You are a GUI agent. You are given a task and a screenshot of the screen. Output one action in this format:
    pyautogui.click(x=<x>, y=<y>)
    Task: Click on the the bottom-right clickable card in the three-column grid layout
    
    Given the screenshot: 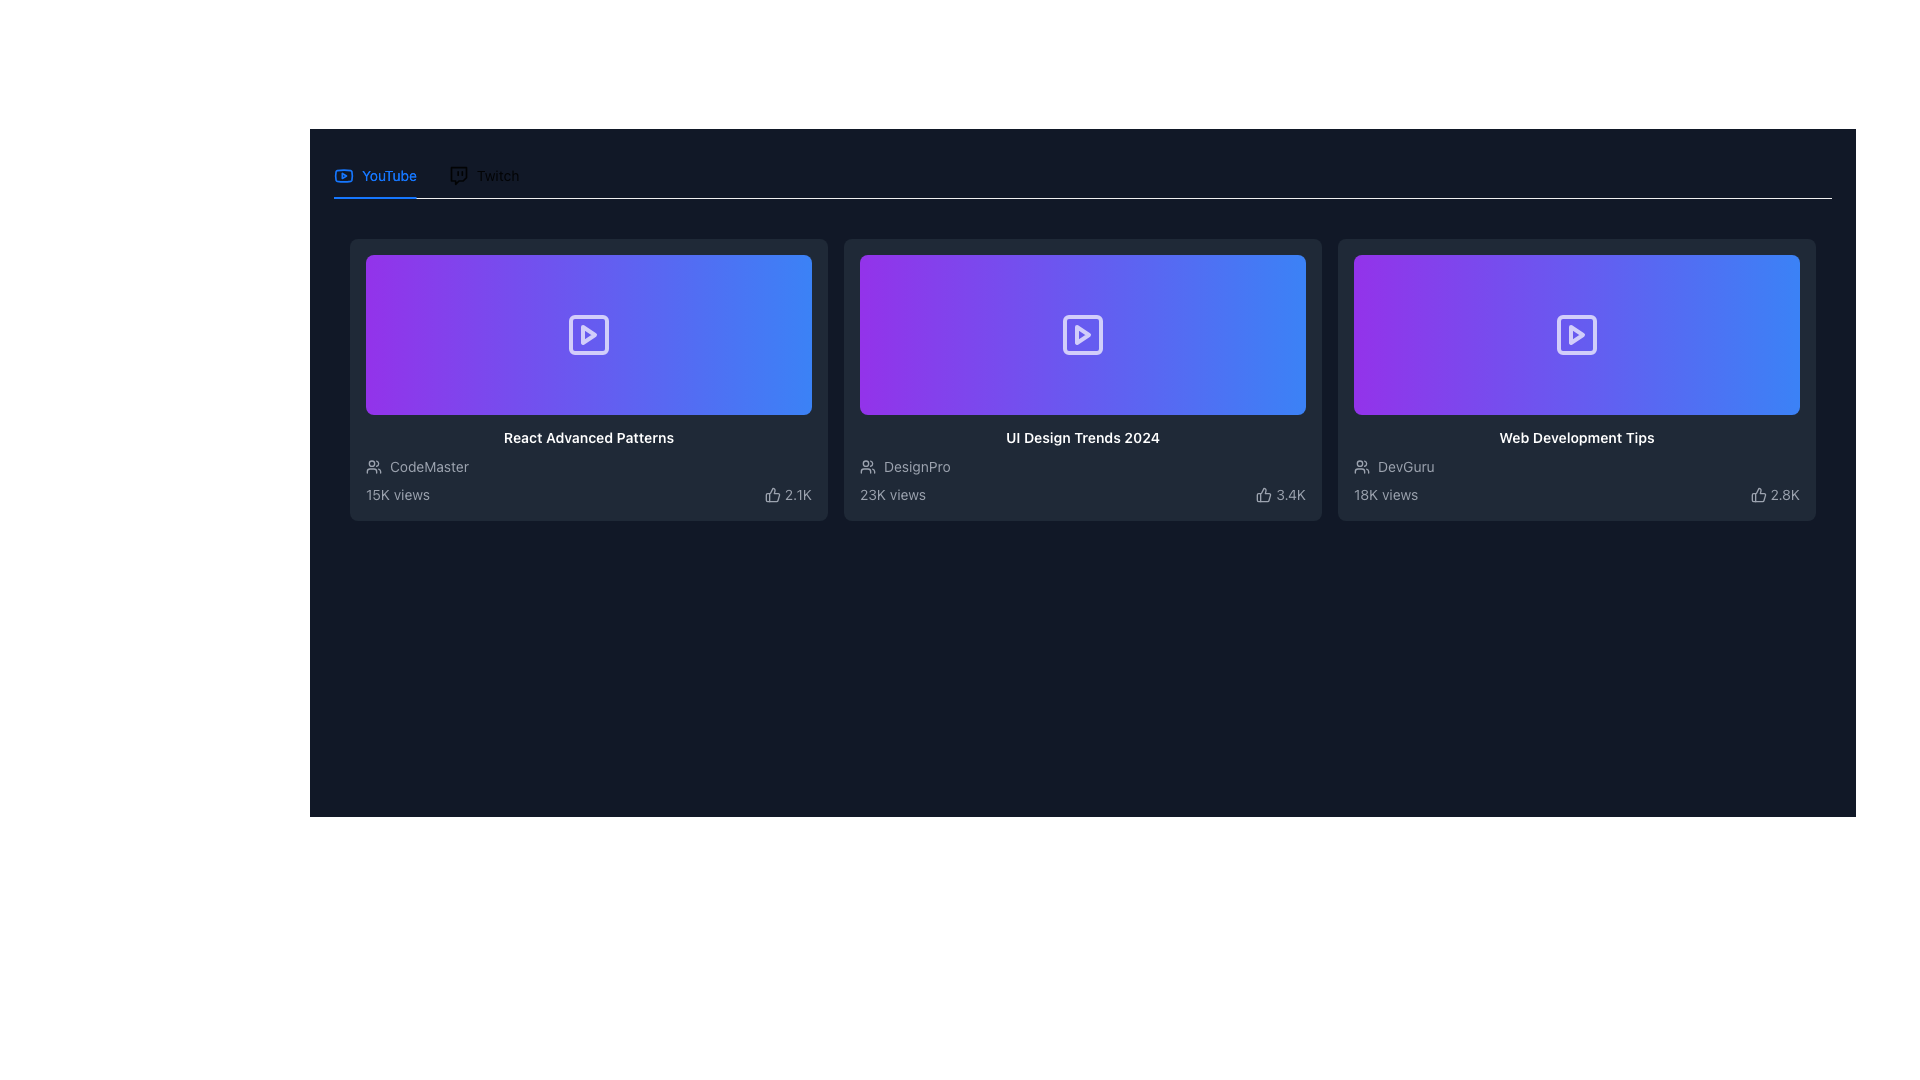 What is the action you would take?
    pyautogui.click(x=1576, y=380)
    